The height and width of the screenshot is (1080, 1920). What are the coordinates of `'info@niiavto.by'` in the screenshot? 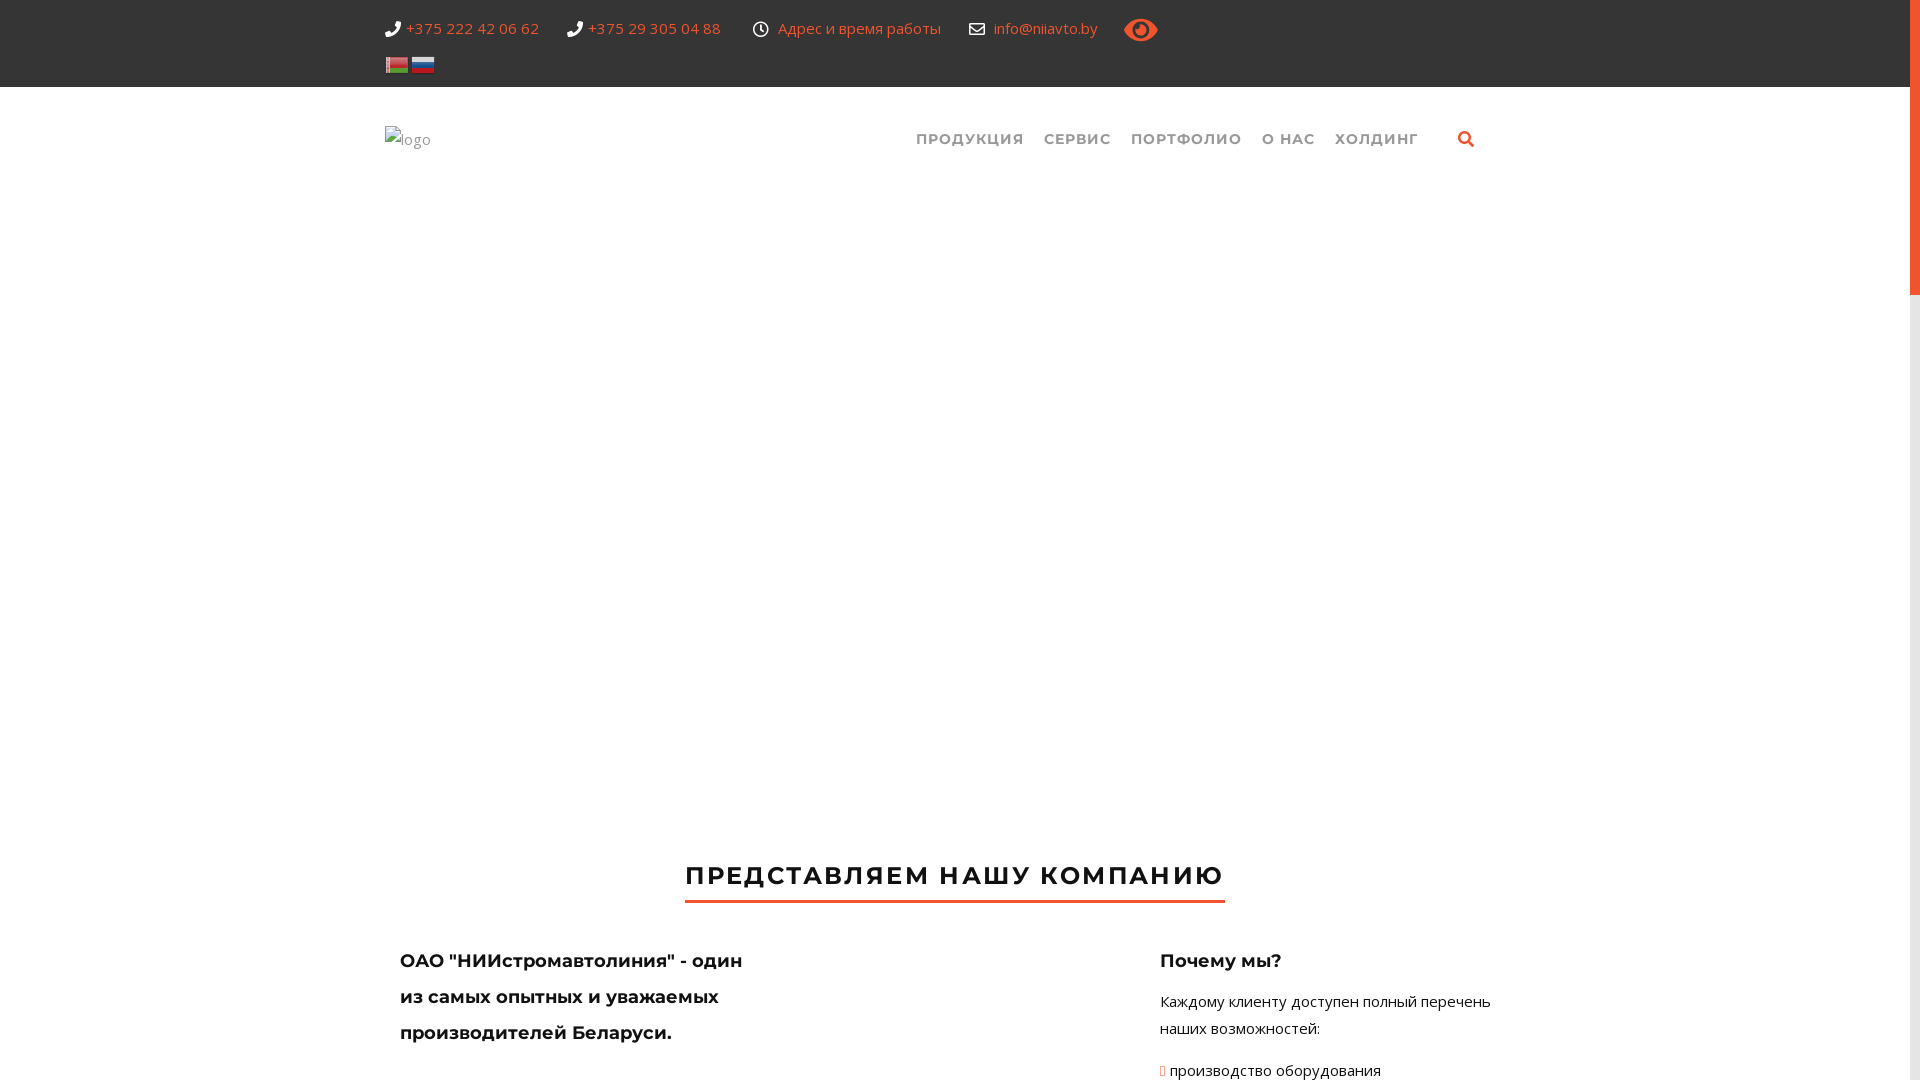 It's located at (1045, 27).